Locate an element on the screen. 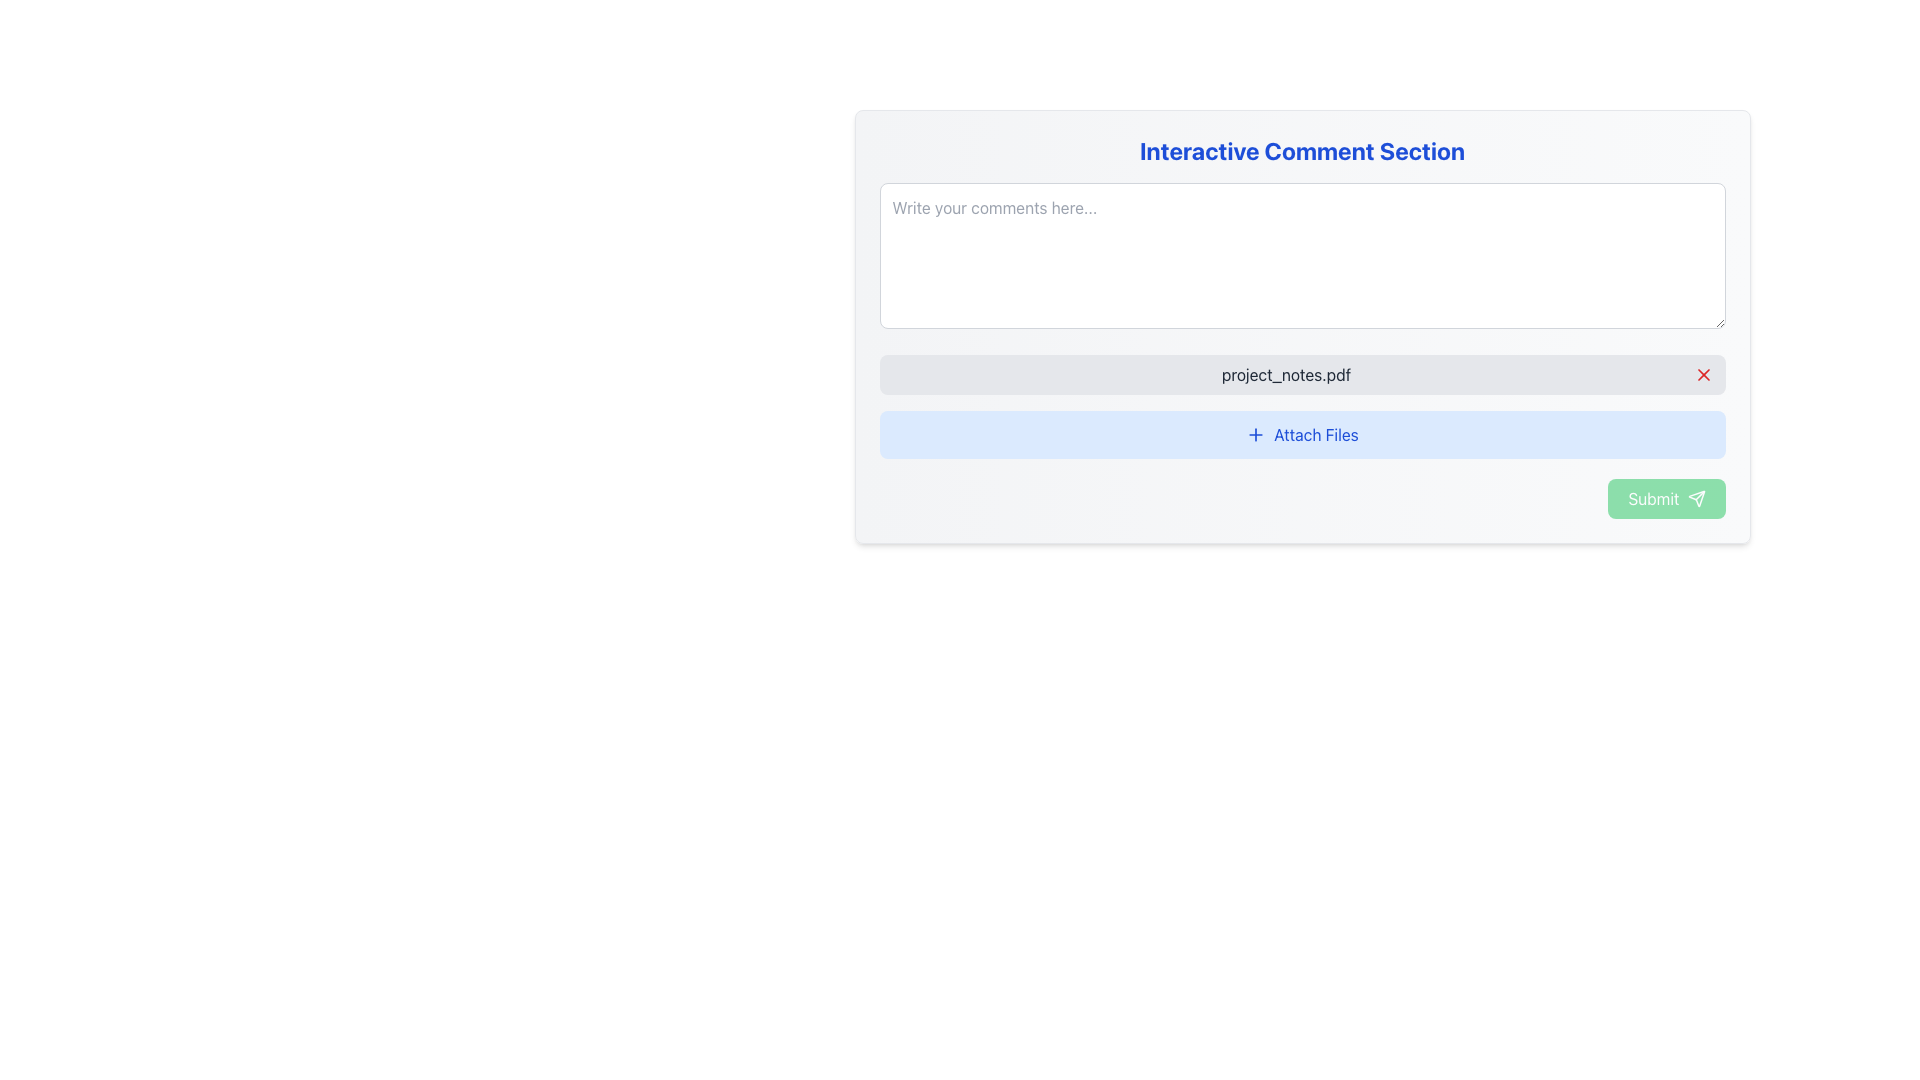 This screenshot has height=1080, width=1920. the submit button located at the far right of the comment section is located at coordinates (1666, 497).